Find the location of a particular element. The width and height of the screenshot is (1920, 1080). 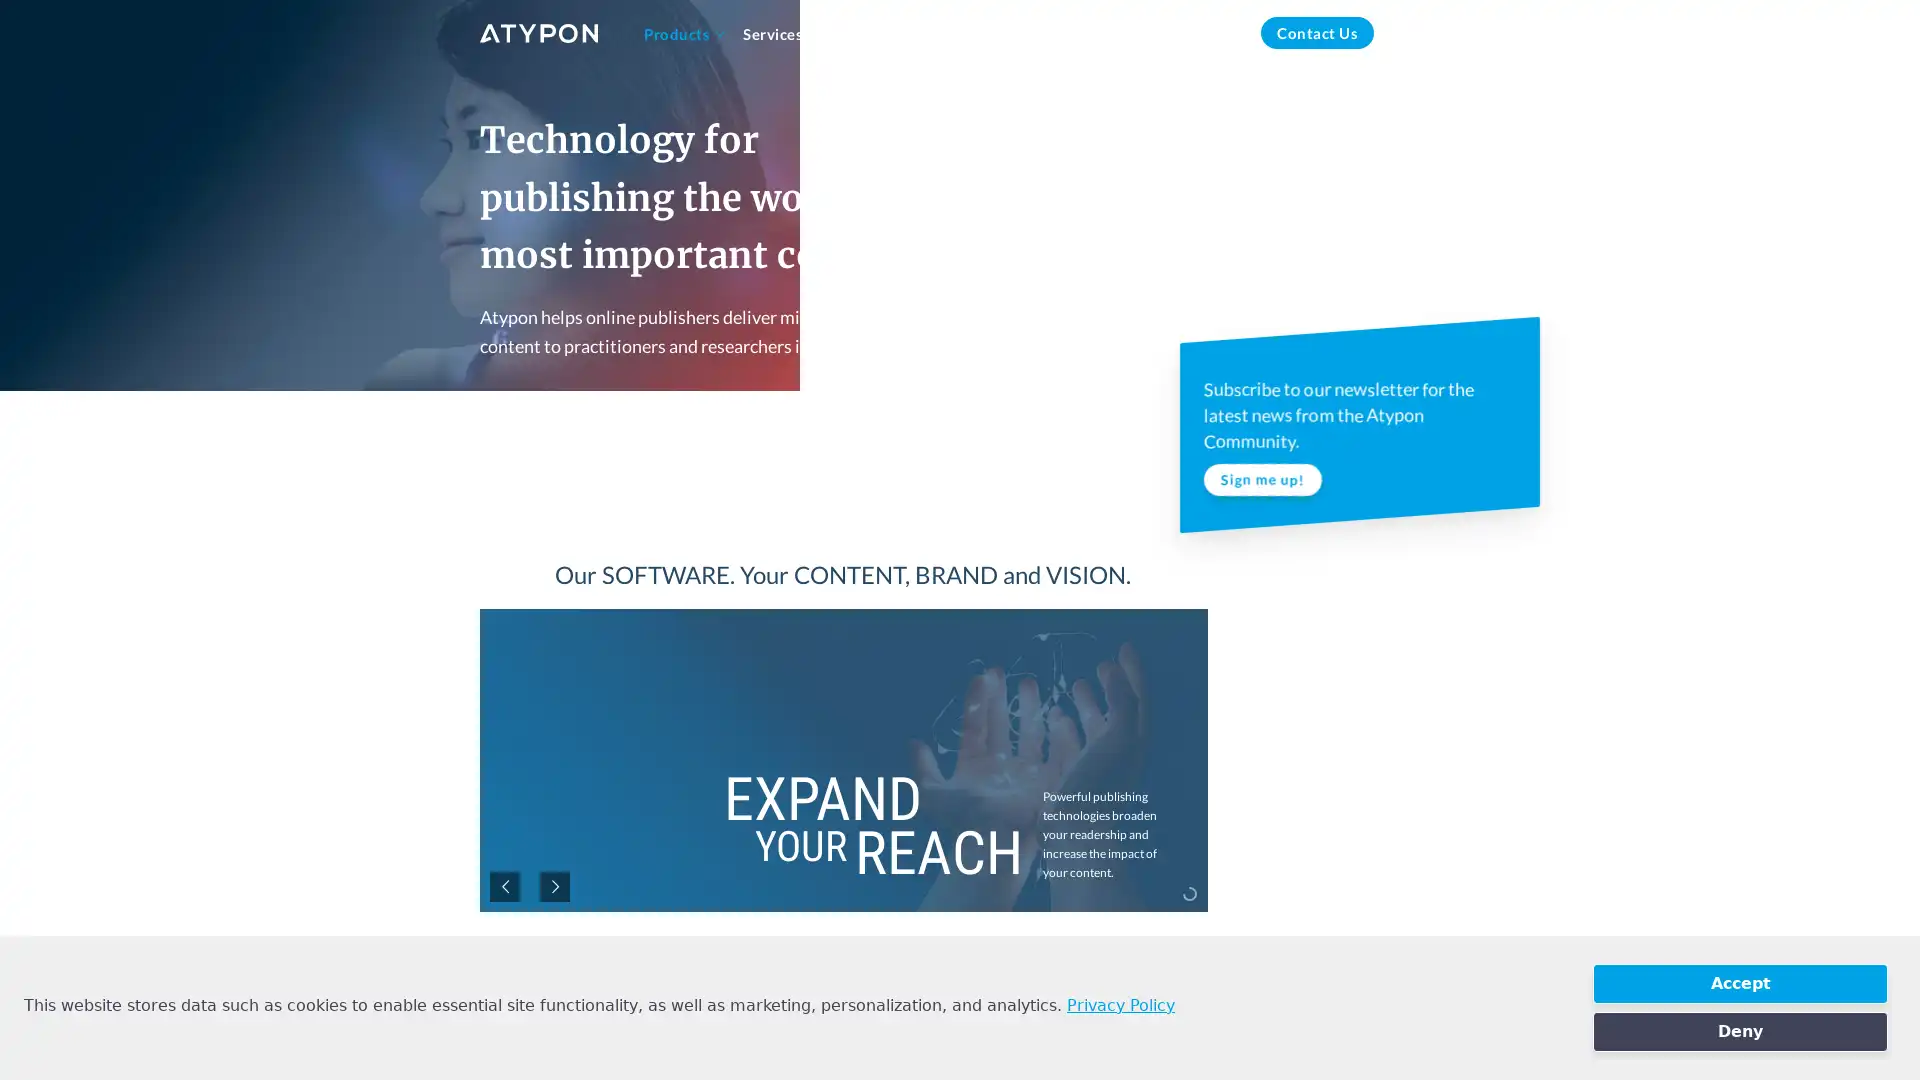

Accept is located at coordinates (1739, 982).